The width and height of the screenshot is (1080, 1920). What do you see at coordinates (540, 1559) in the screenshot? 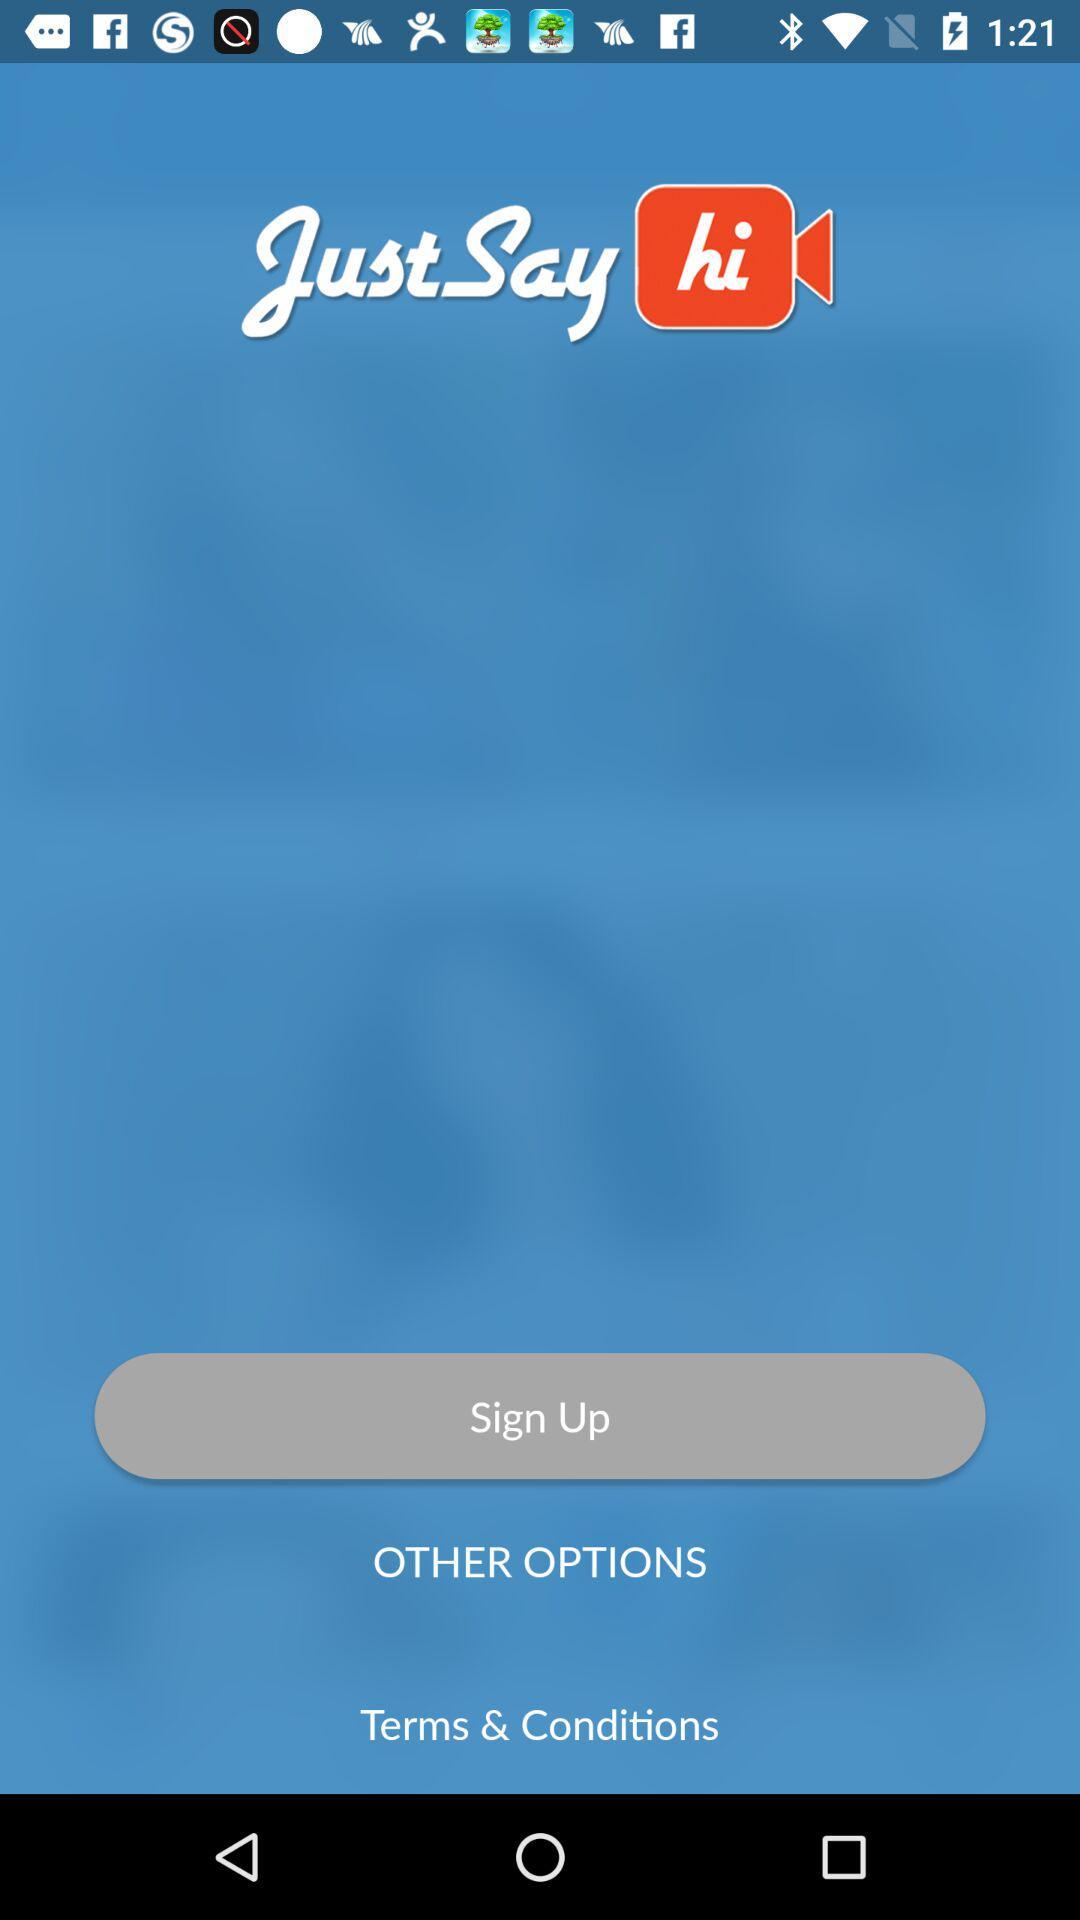
I see `the other options icon` at bounding box center [540, 1559].